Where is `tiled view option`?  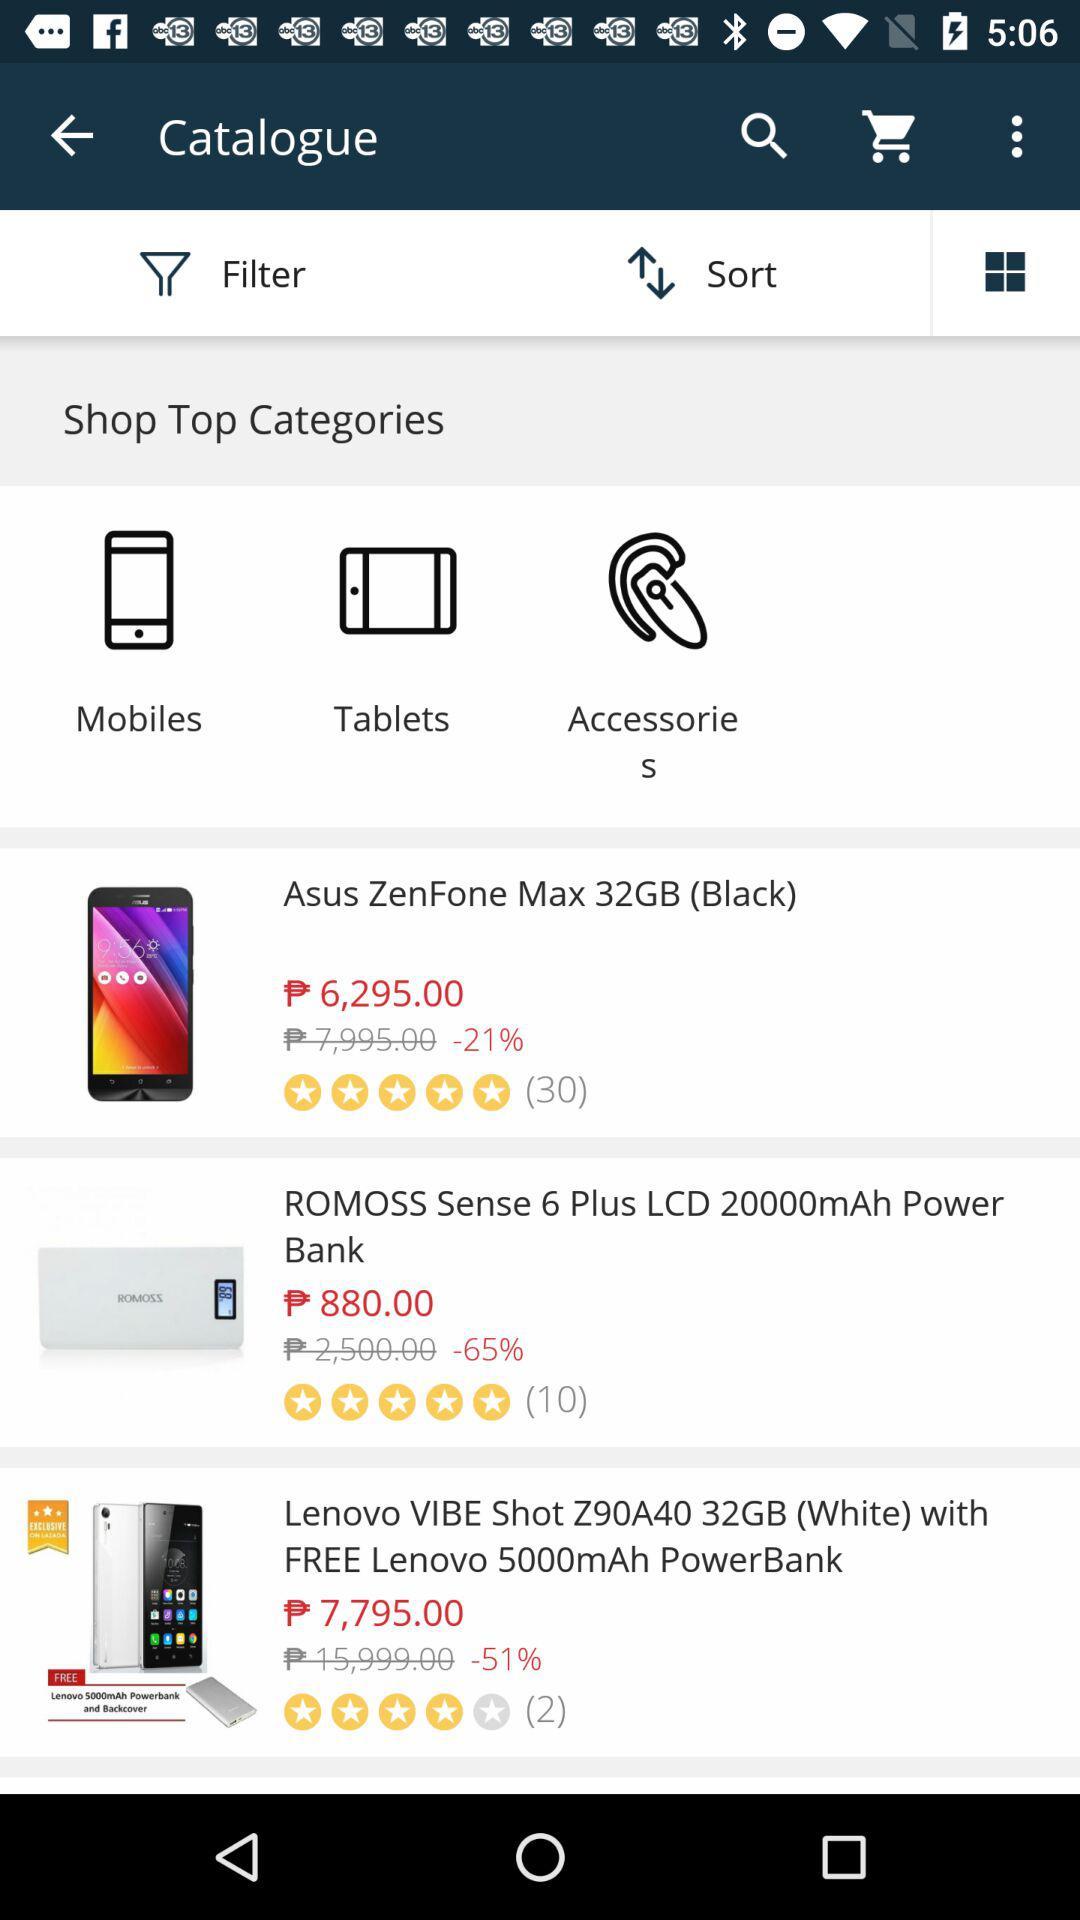 tiled view option is located at coordinates (1006, 272).